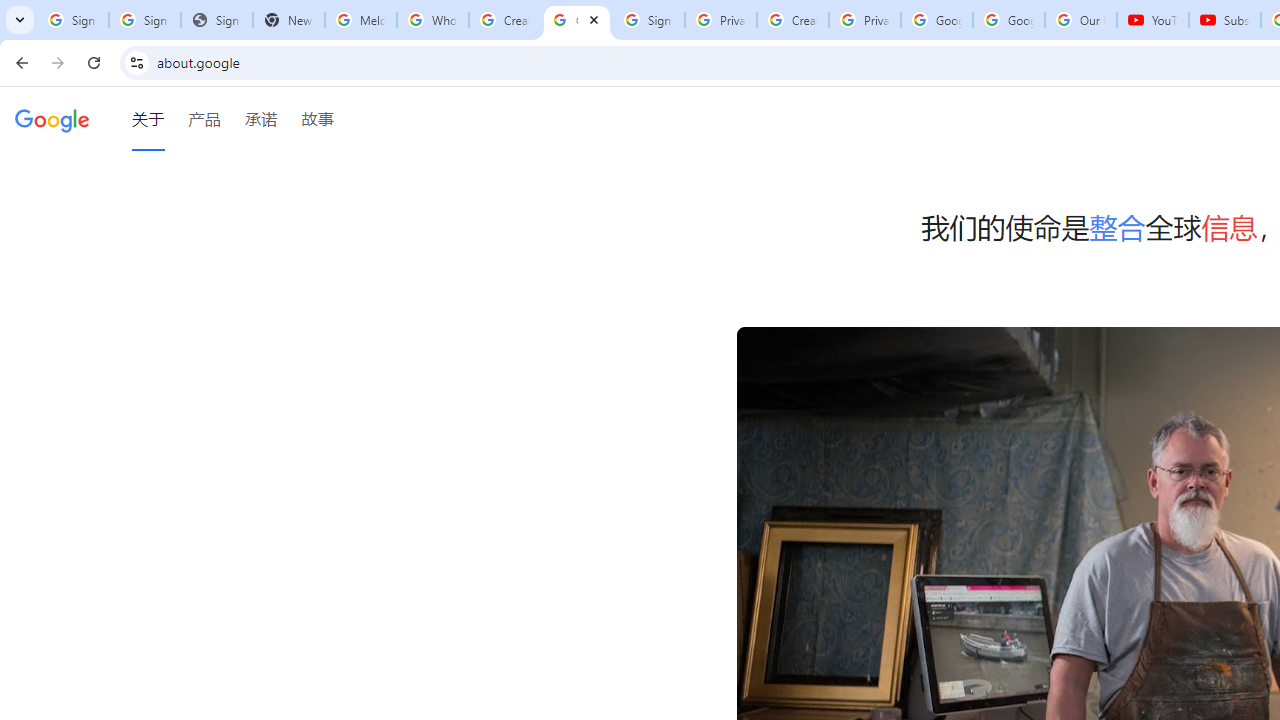  I want to click on 'YouTube', so click(1153, 20).